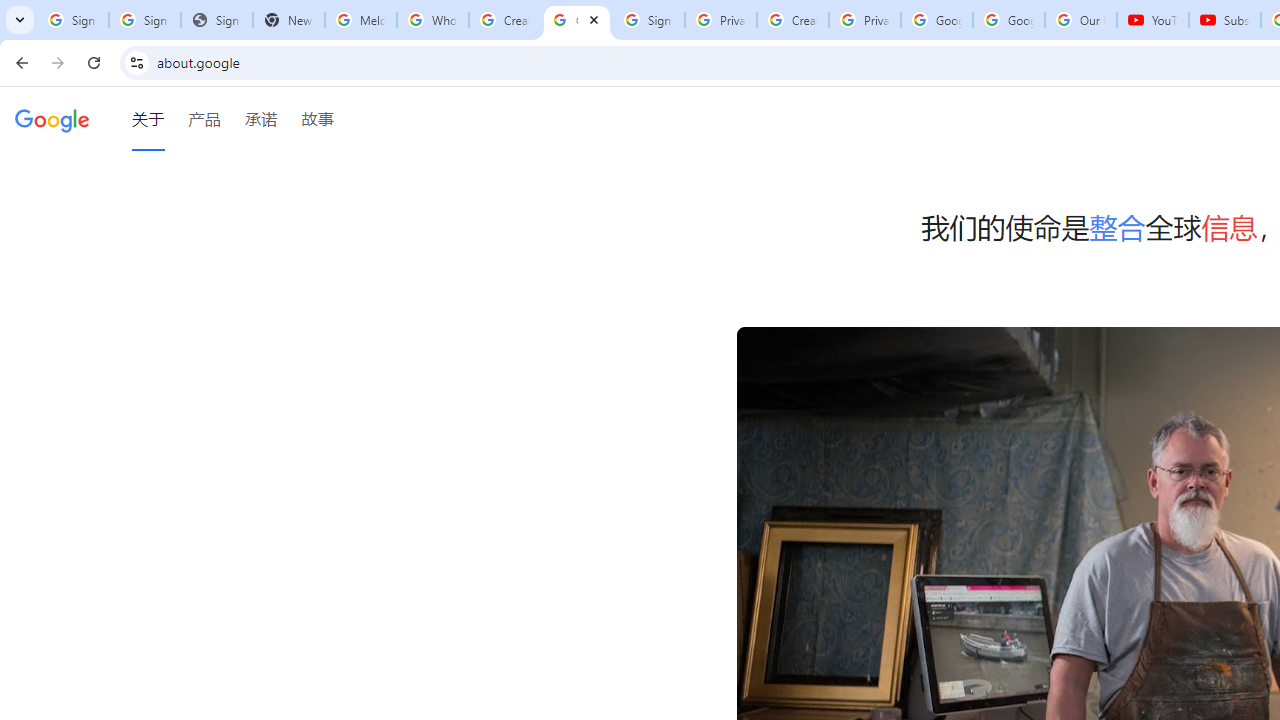  I want to click on 'YouTube', so click(1153, 20).